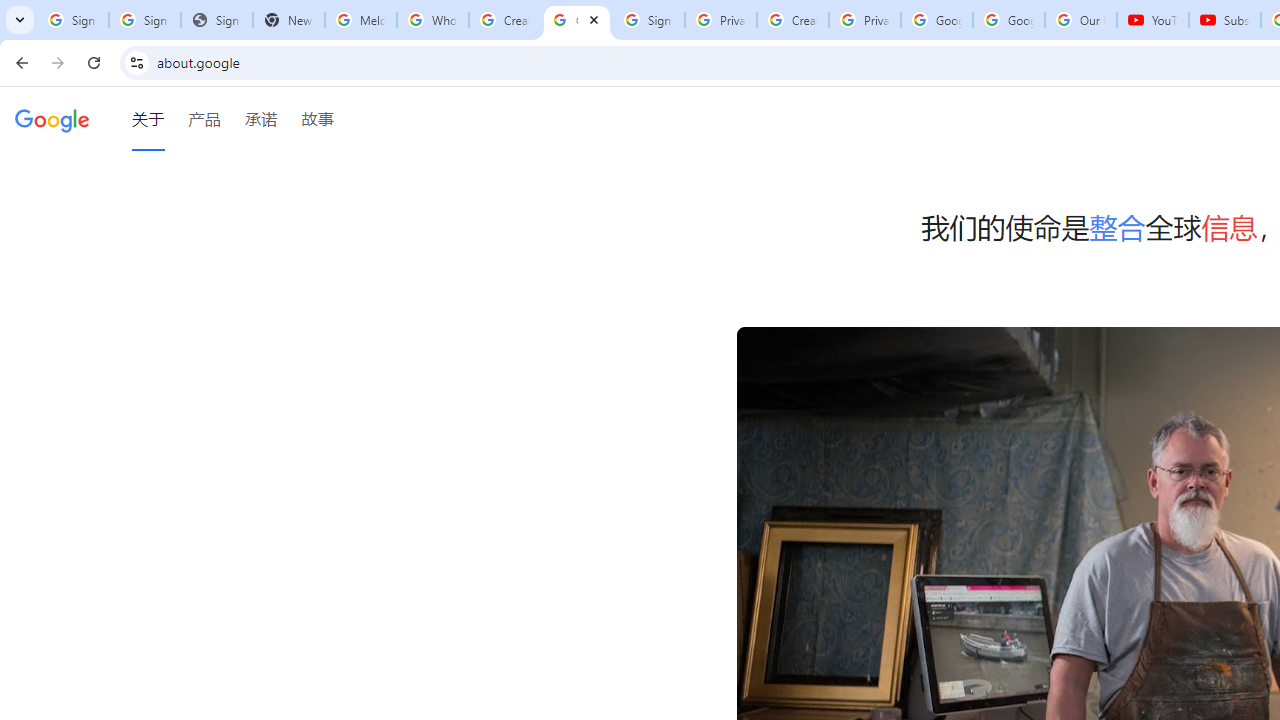  I want to click on 'YouTube', so click(1153, 20).